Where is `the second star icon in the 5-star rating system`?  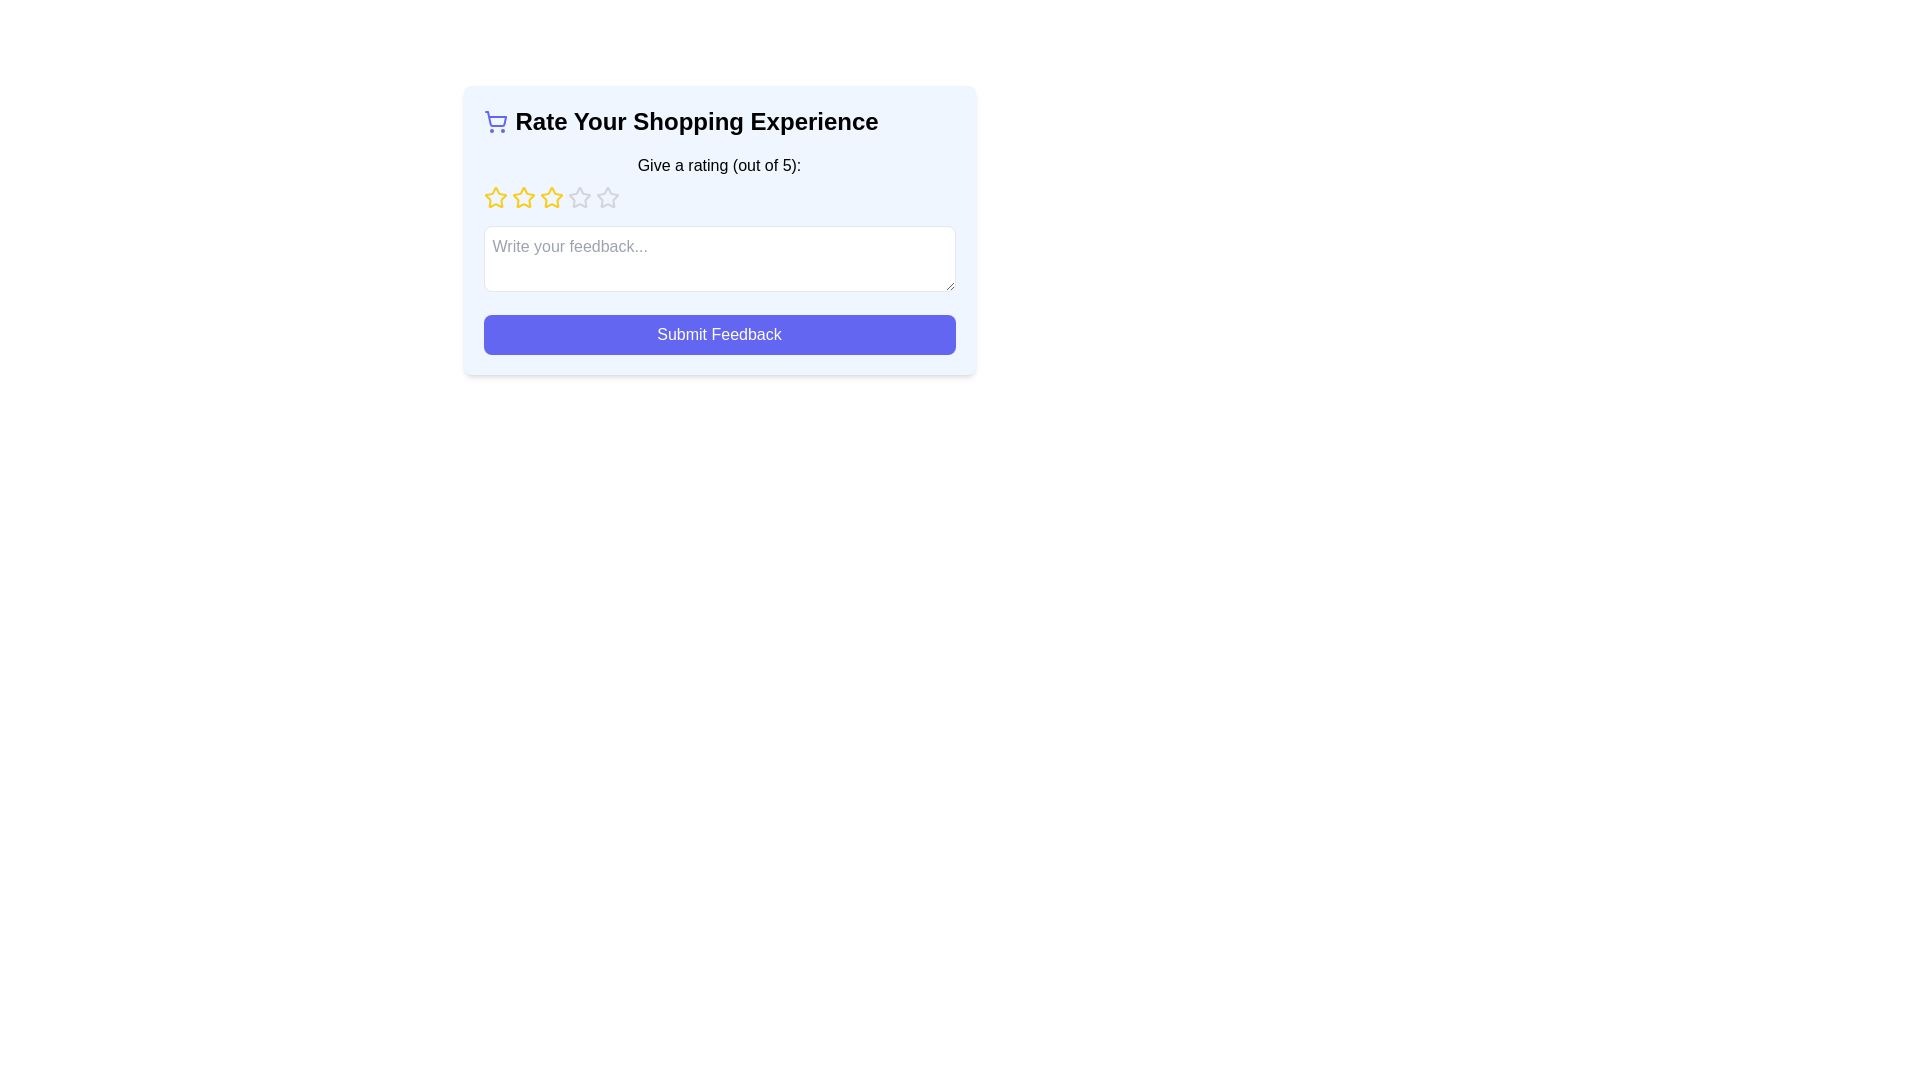 the second star icon in the 5-star rating system is located at coordinates (523, 197).